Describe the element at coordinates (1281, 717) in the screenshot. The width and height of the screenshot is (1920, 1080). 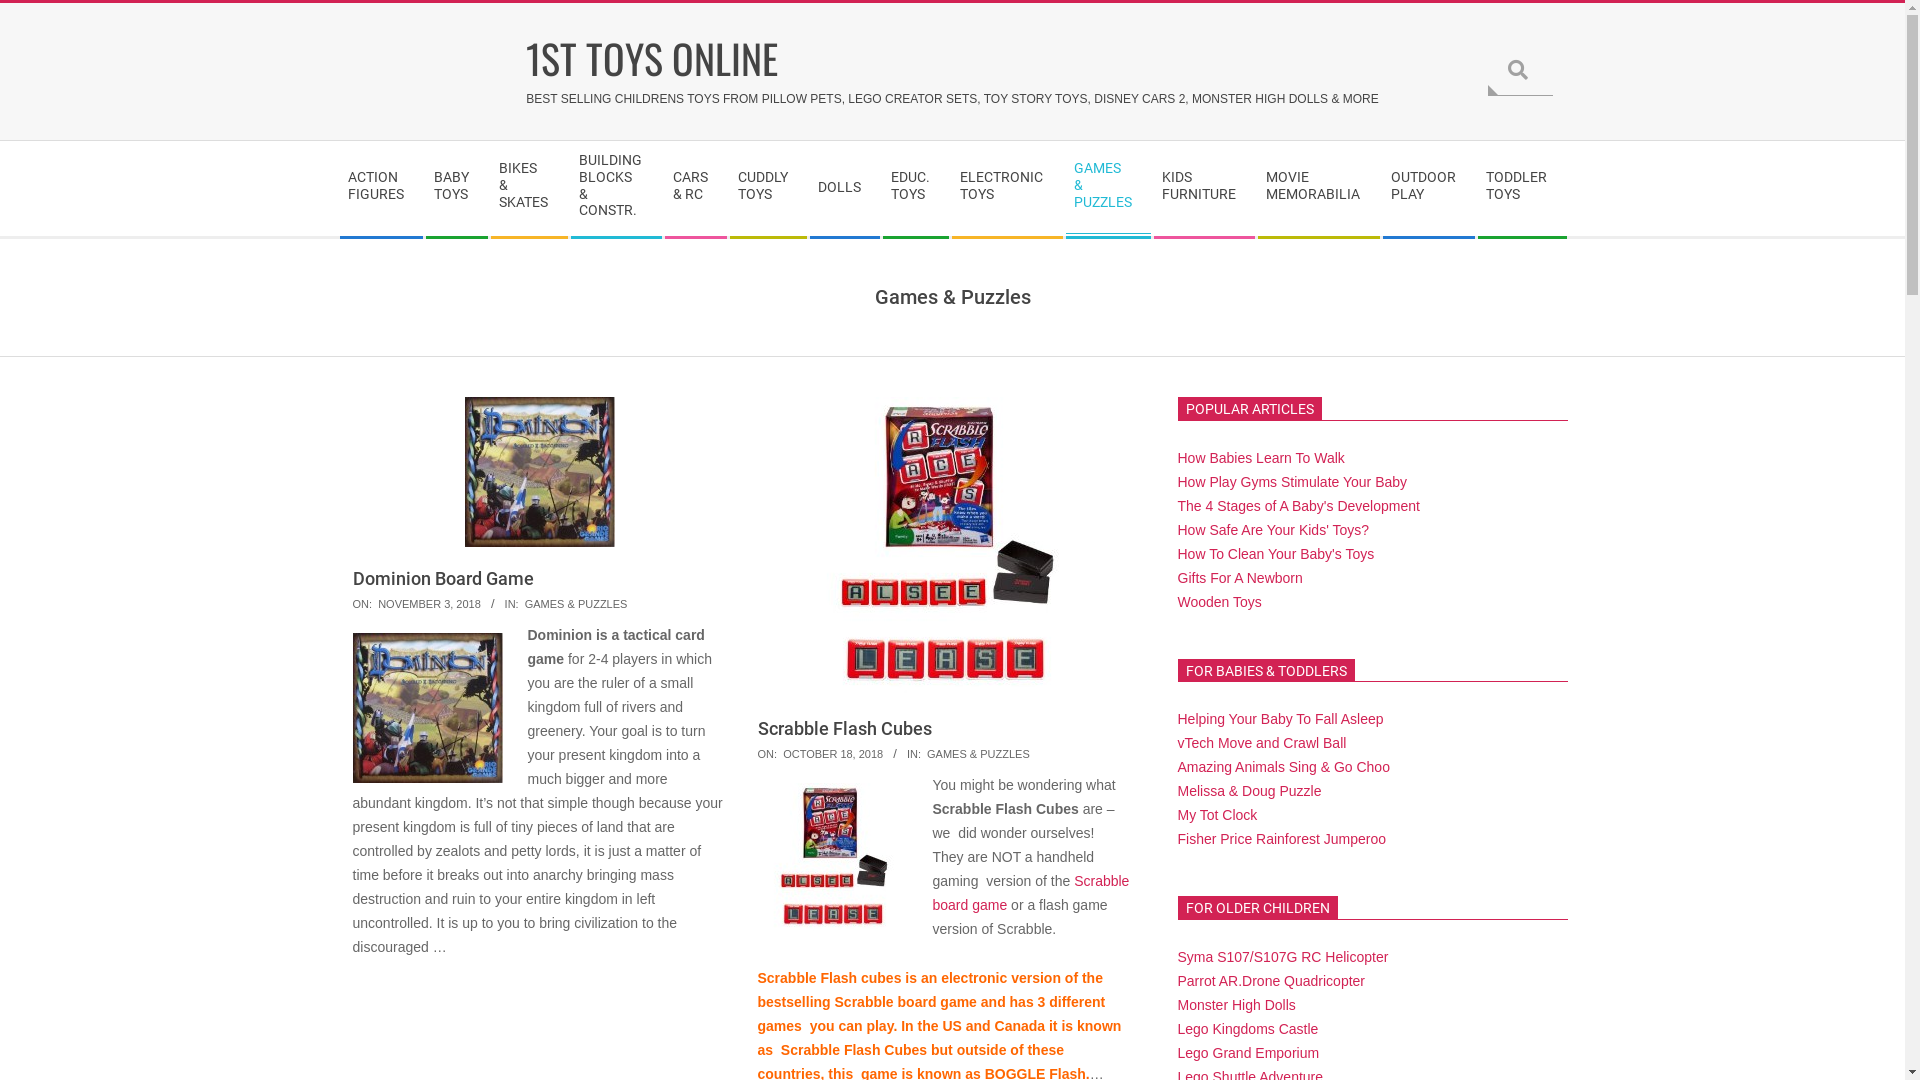
I see `'Helping Your Baby To Fall Asleep'` at that location.